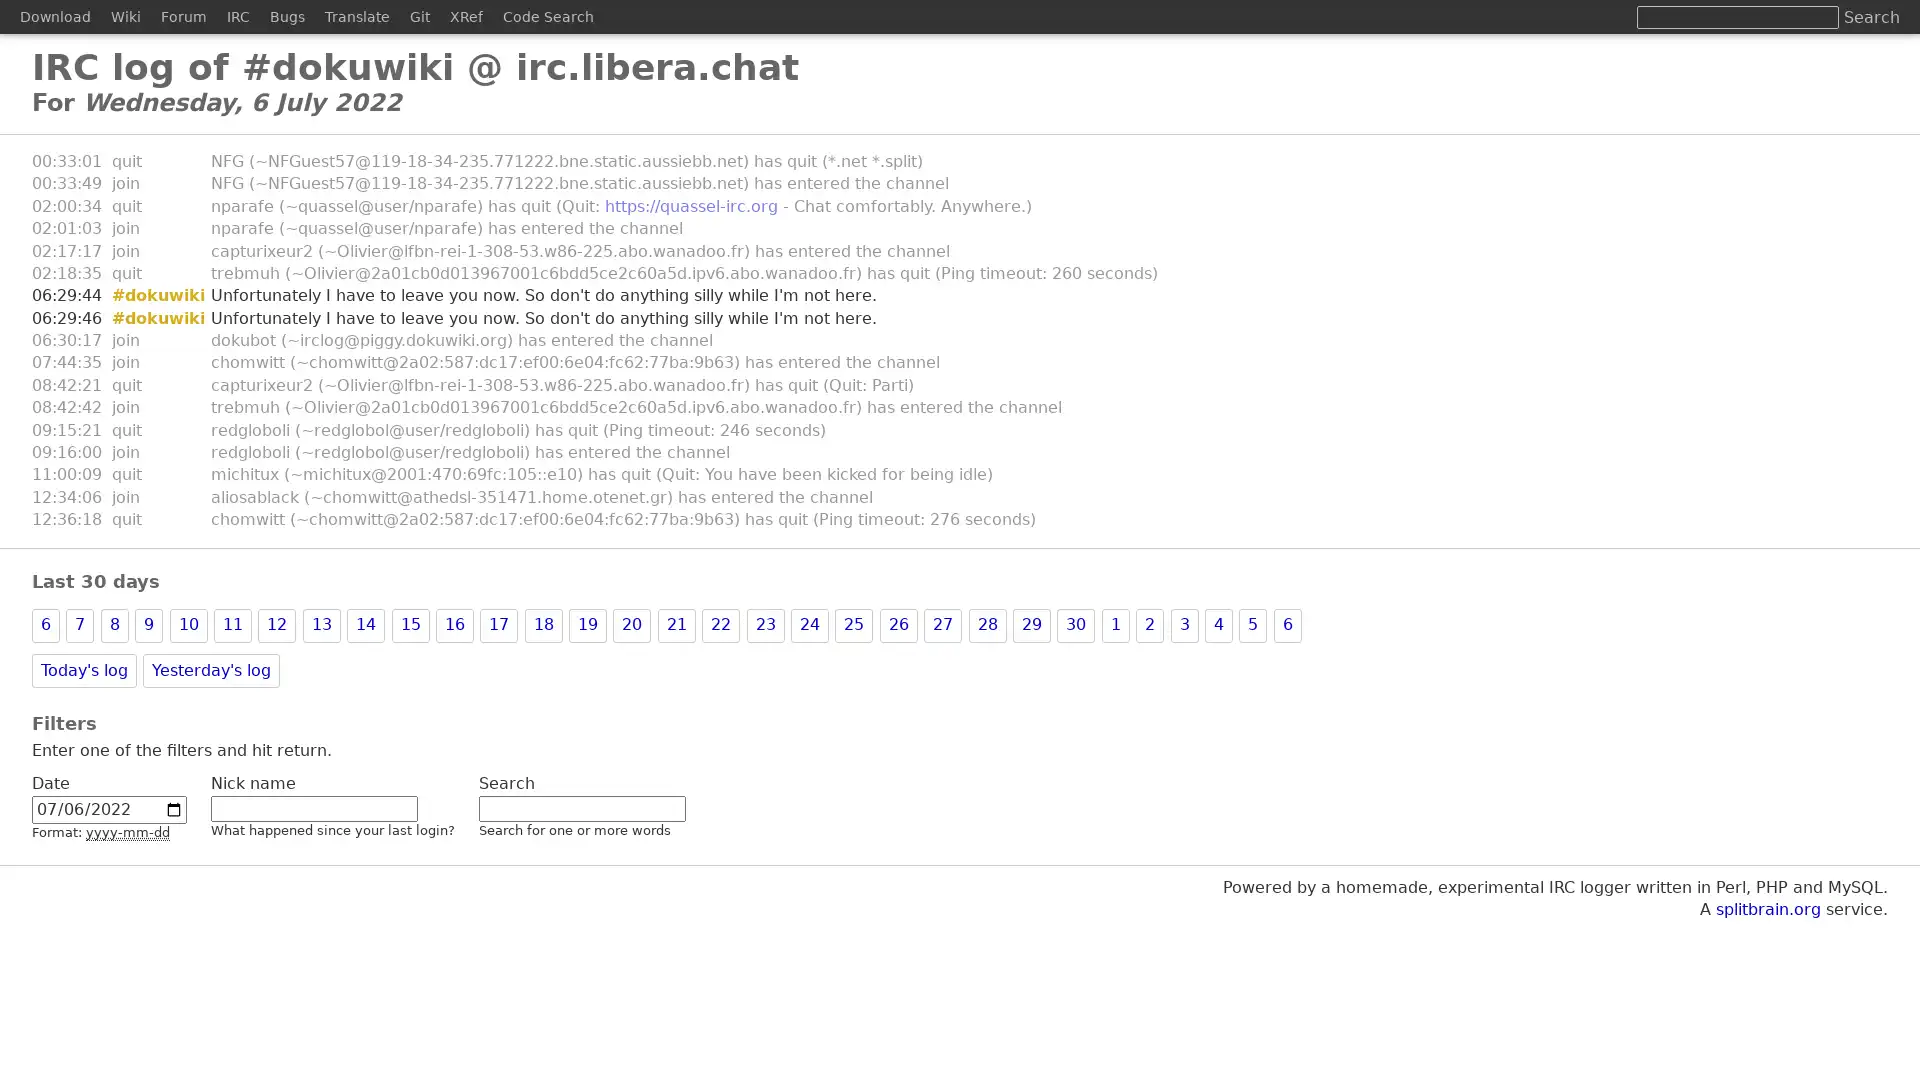  Describe the element at coordinates (1871, 17) in the screenshot. I see `Search` at that location.